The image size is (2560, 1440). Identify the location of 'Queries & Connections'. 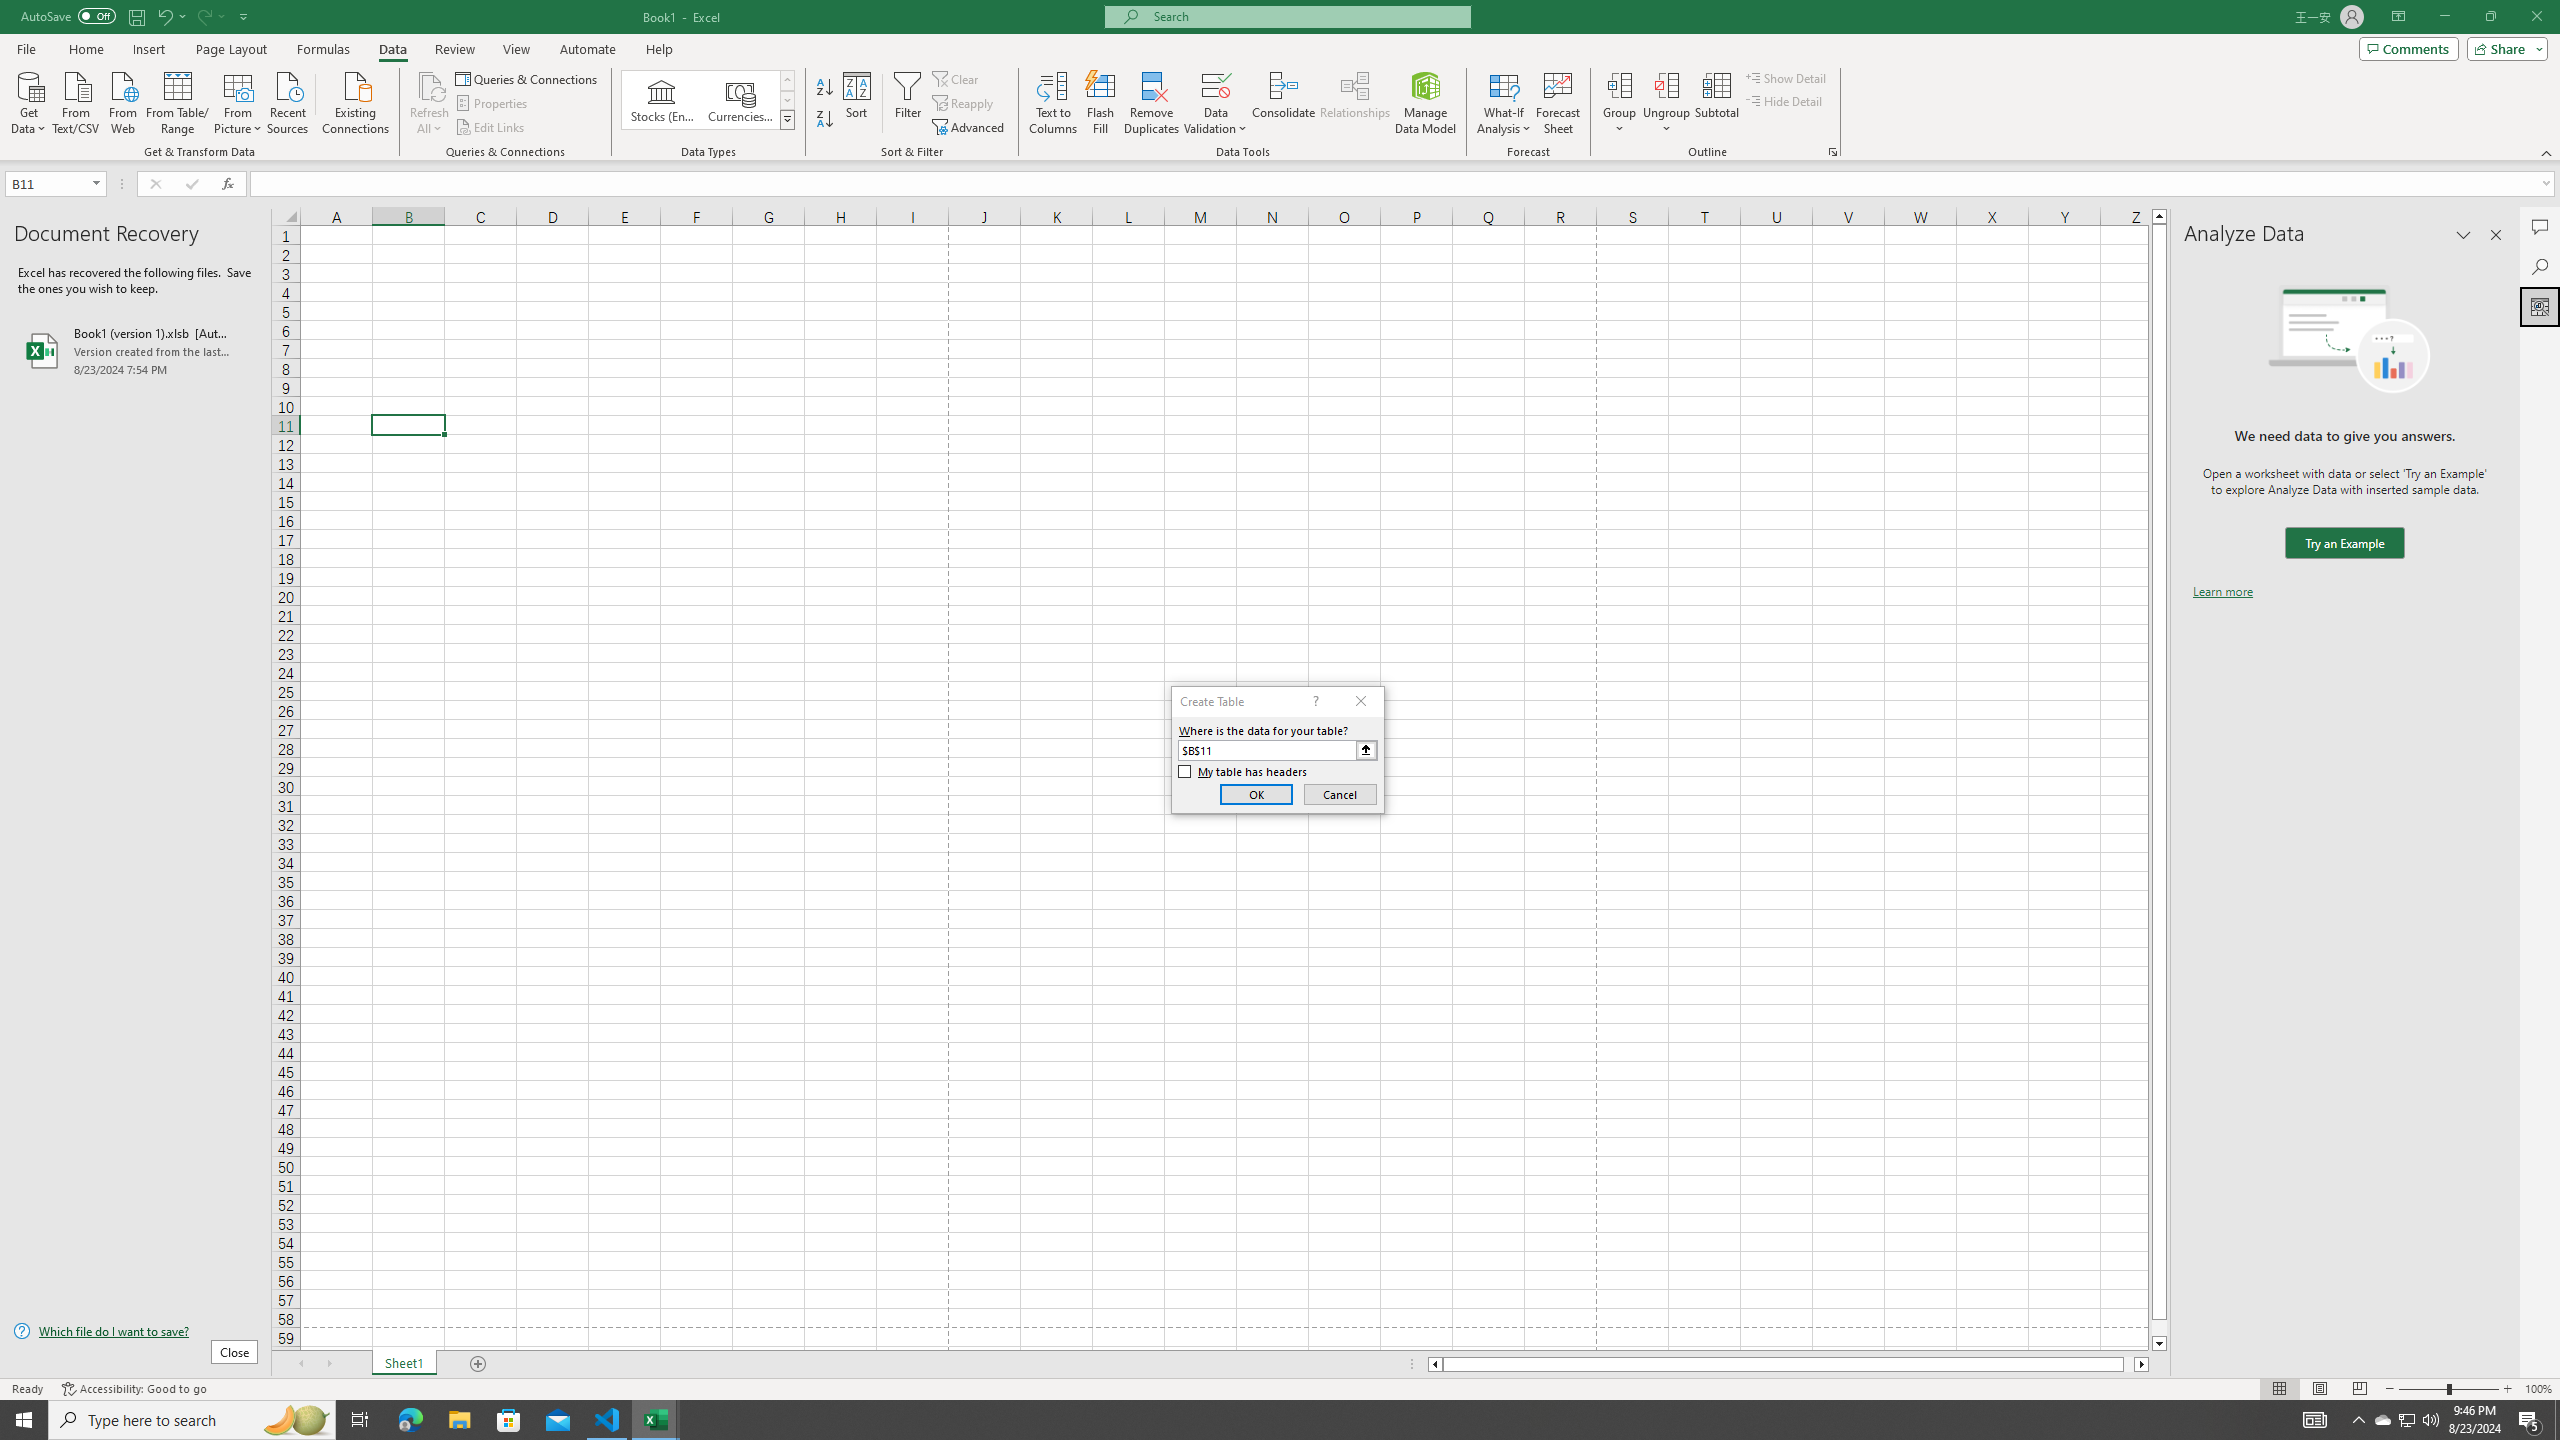
(527, 78).